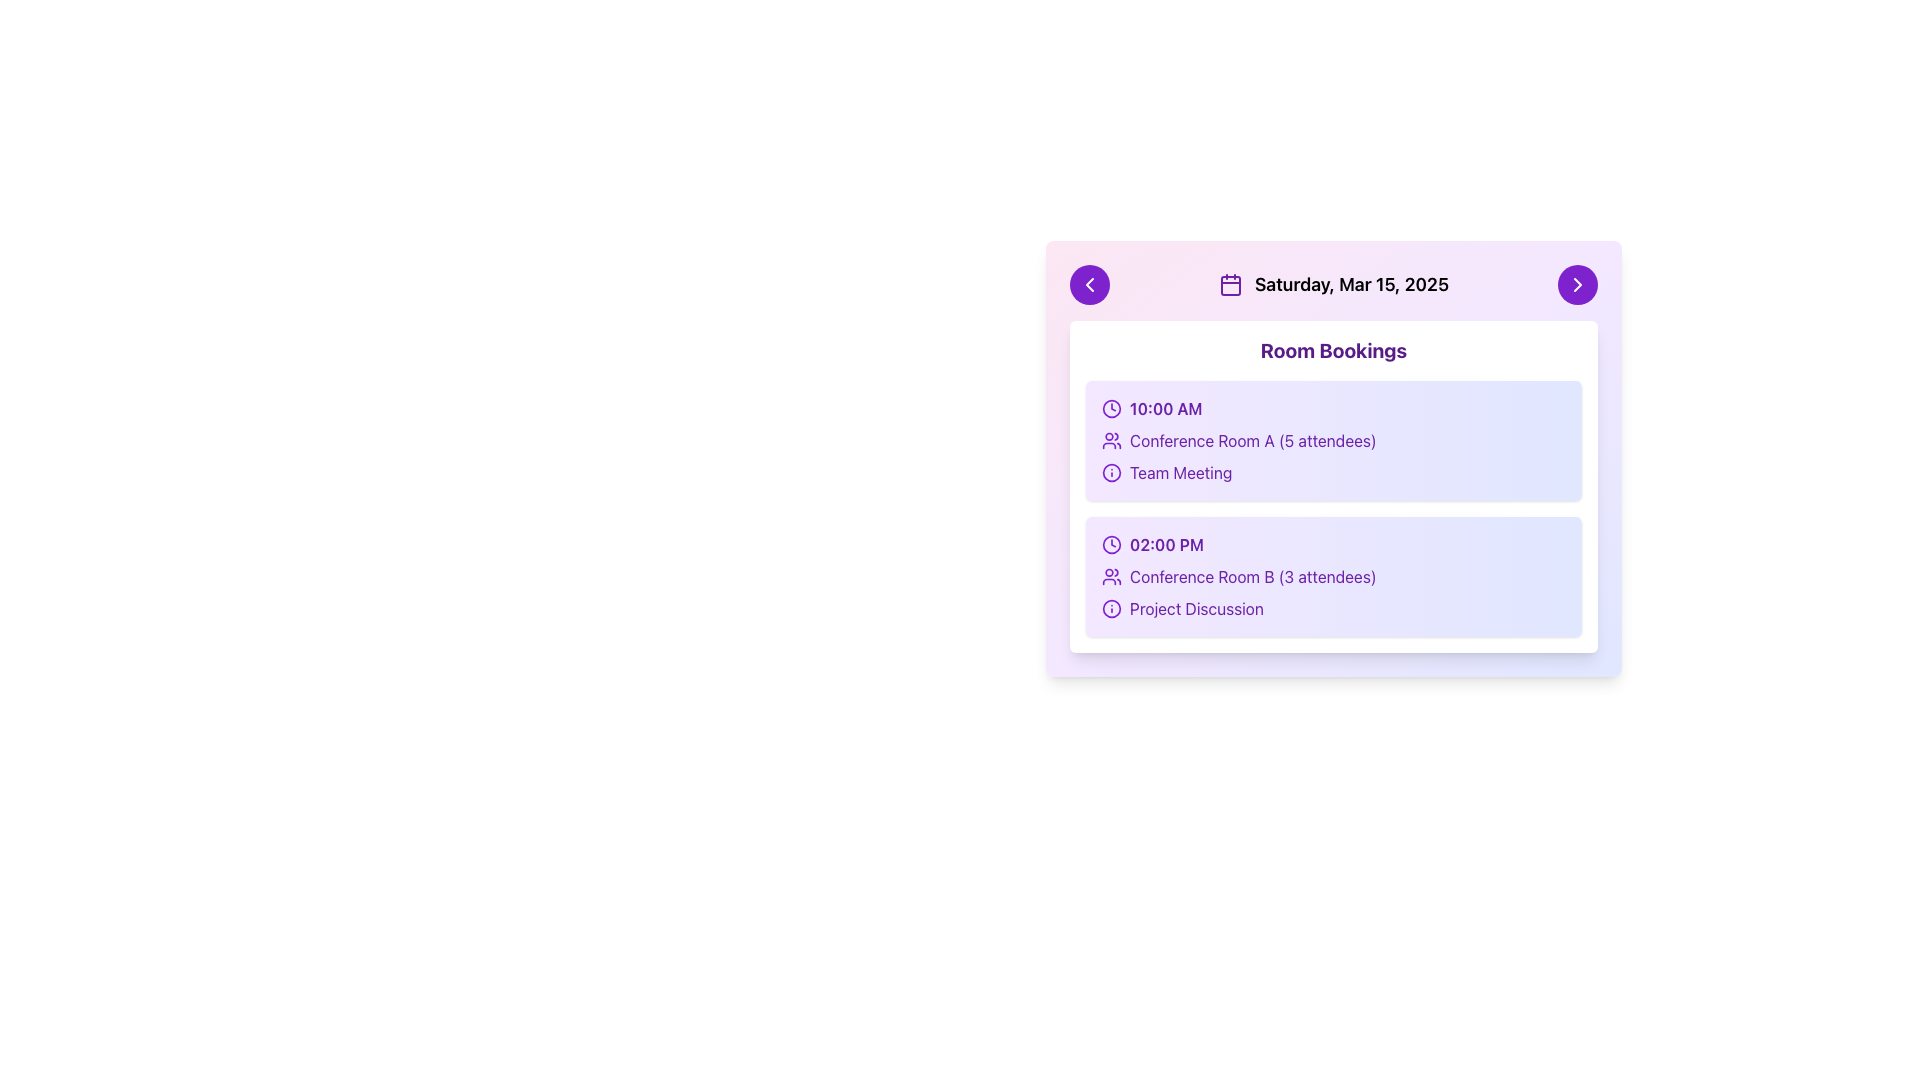 This screenshot has height=1080, width=1920. I want to click on the purple rectangular icon with rounded corners inside the calendar SVG element, which represents the day or date area, so click(1229, 285).